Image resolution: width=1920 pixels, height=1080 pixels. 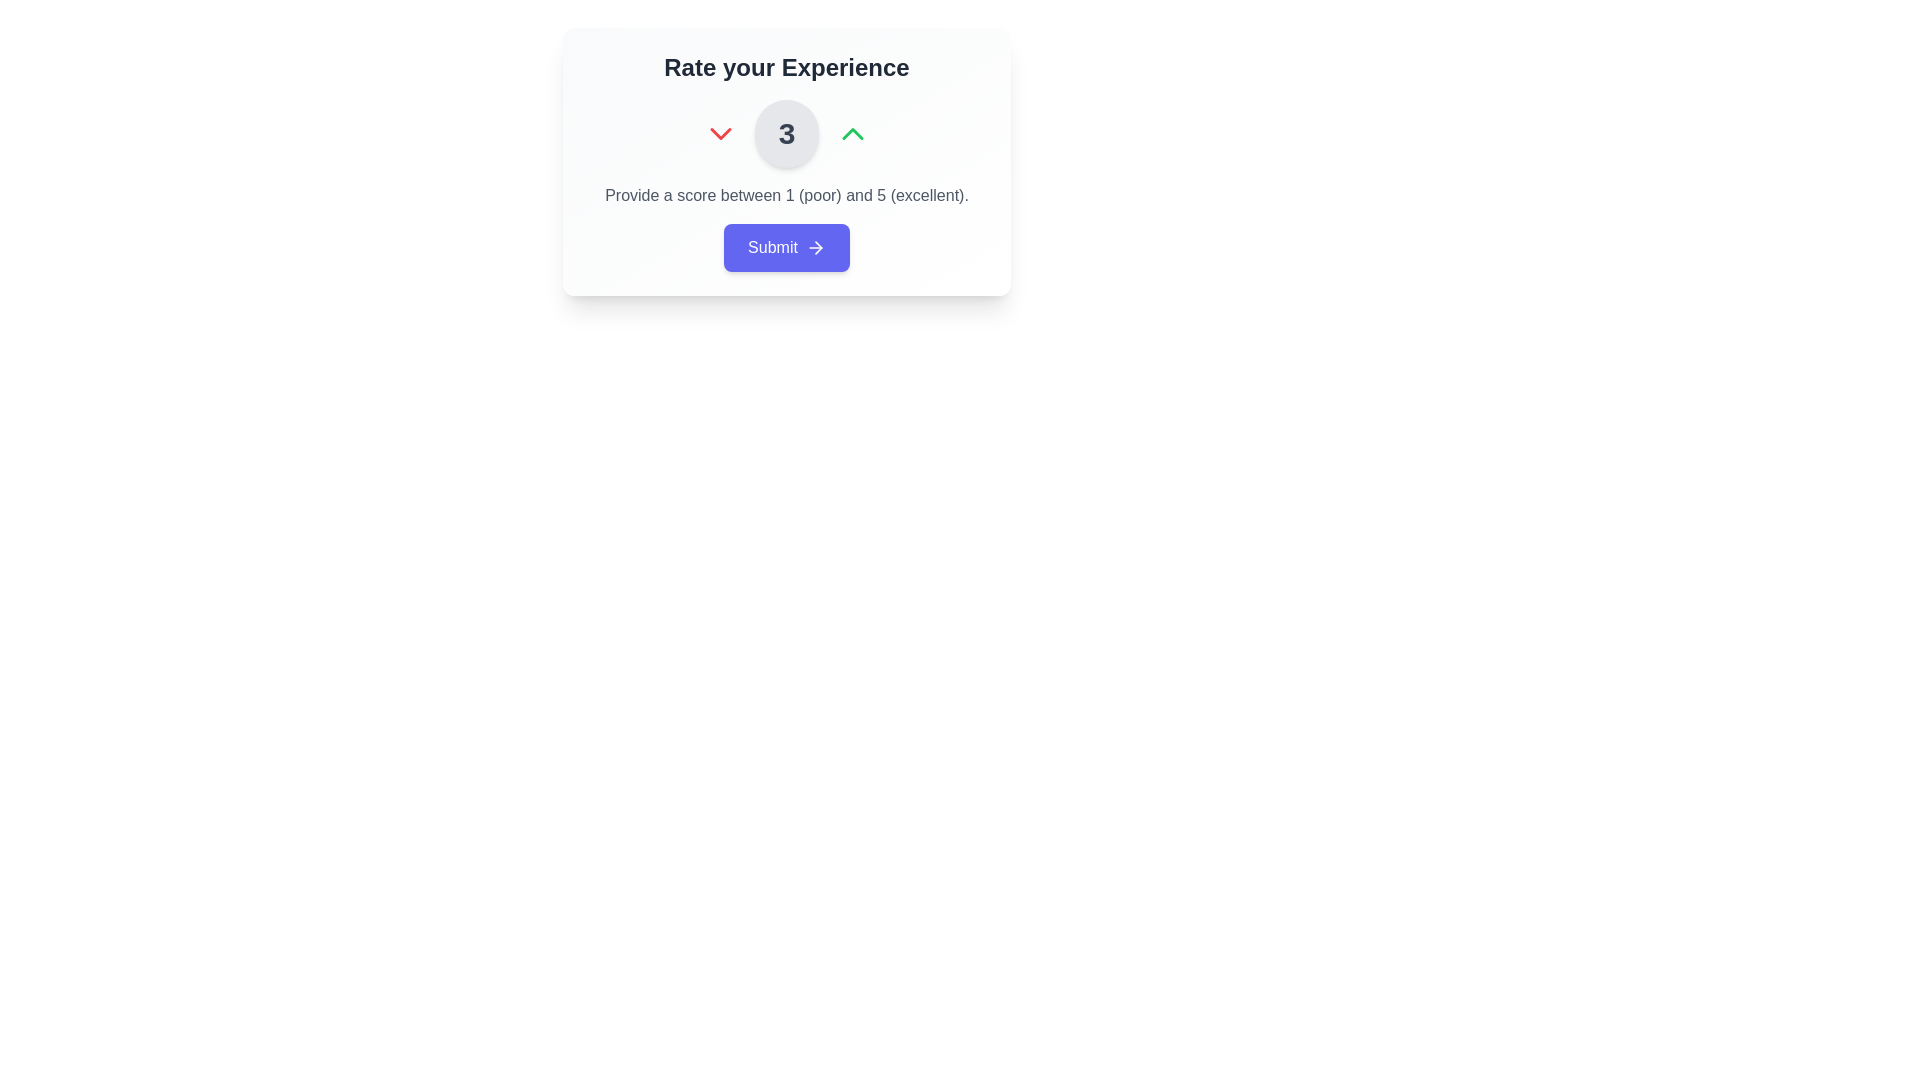 I want to click on the downward chevron icon element located beneath the numeric display (3), so click(x=720, y=134).